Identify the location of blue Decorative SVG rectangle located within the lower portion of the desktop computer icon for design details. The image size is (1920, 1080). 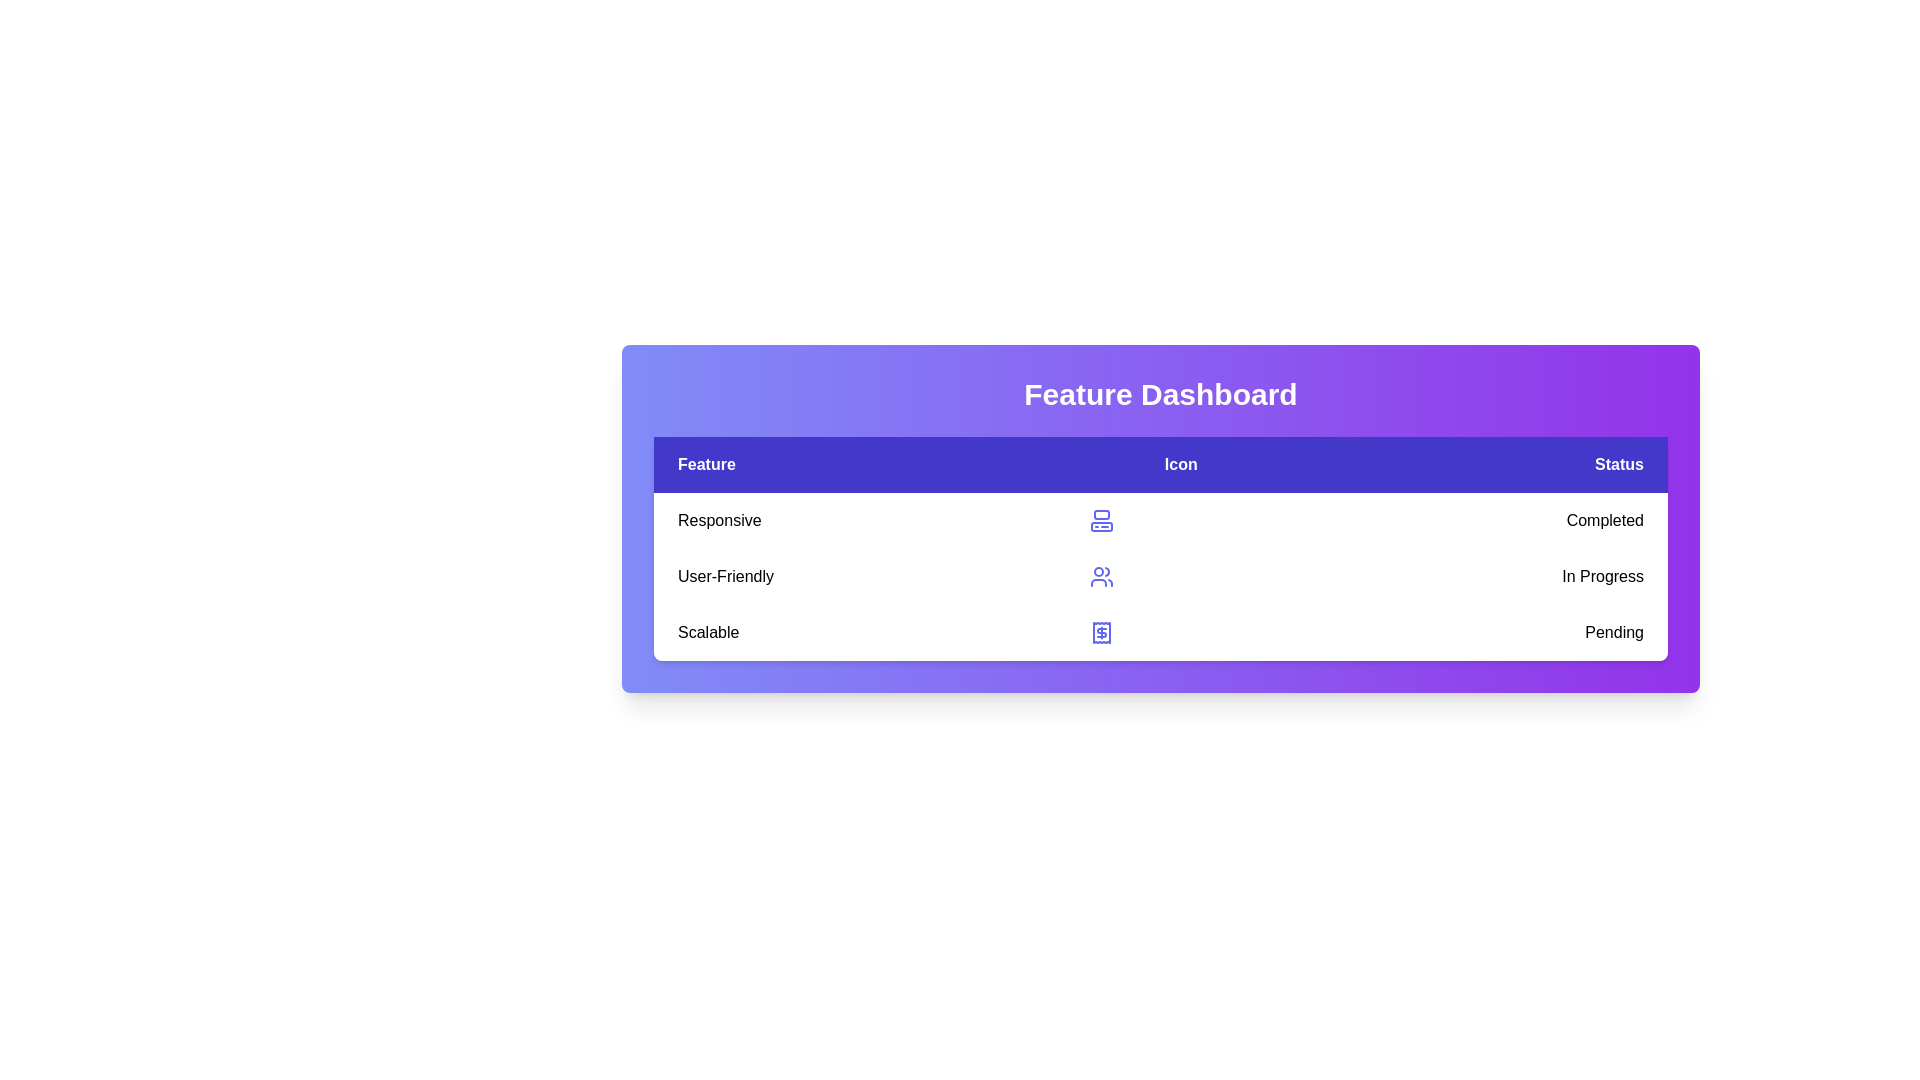
(1100, 526).